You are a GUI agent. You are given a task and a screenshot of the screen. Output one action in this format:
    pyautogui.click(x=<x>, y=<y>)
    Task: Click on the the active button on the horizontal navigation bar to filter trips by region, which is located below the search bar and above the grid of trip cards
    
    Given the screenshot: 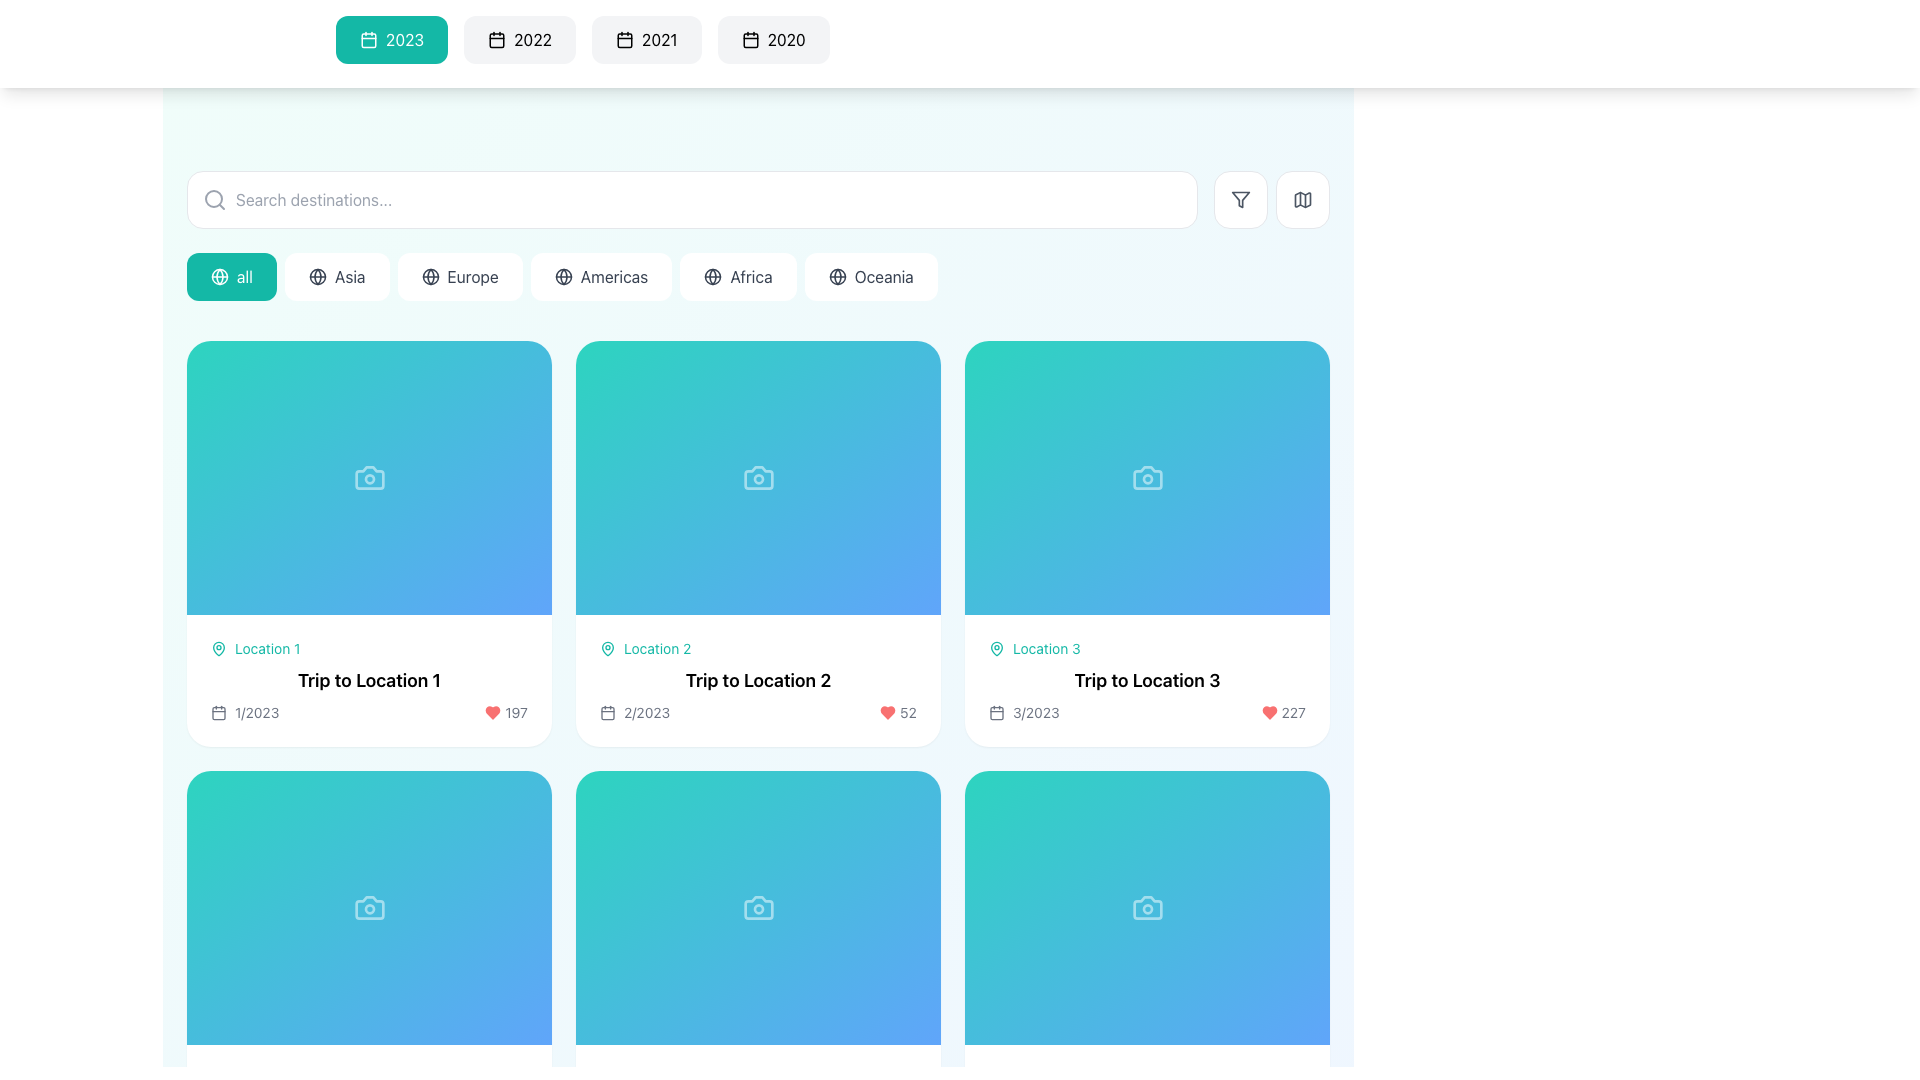 What is the action you would take?
    pyautogui.click(x=757, y=281)
    